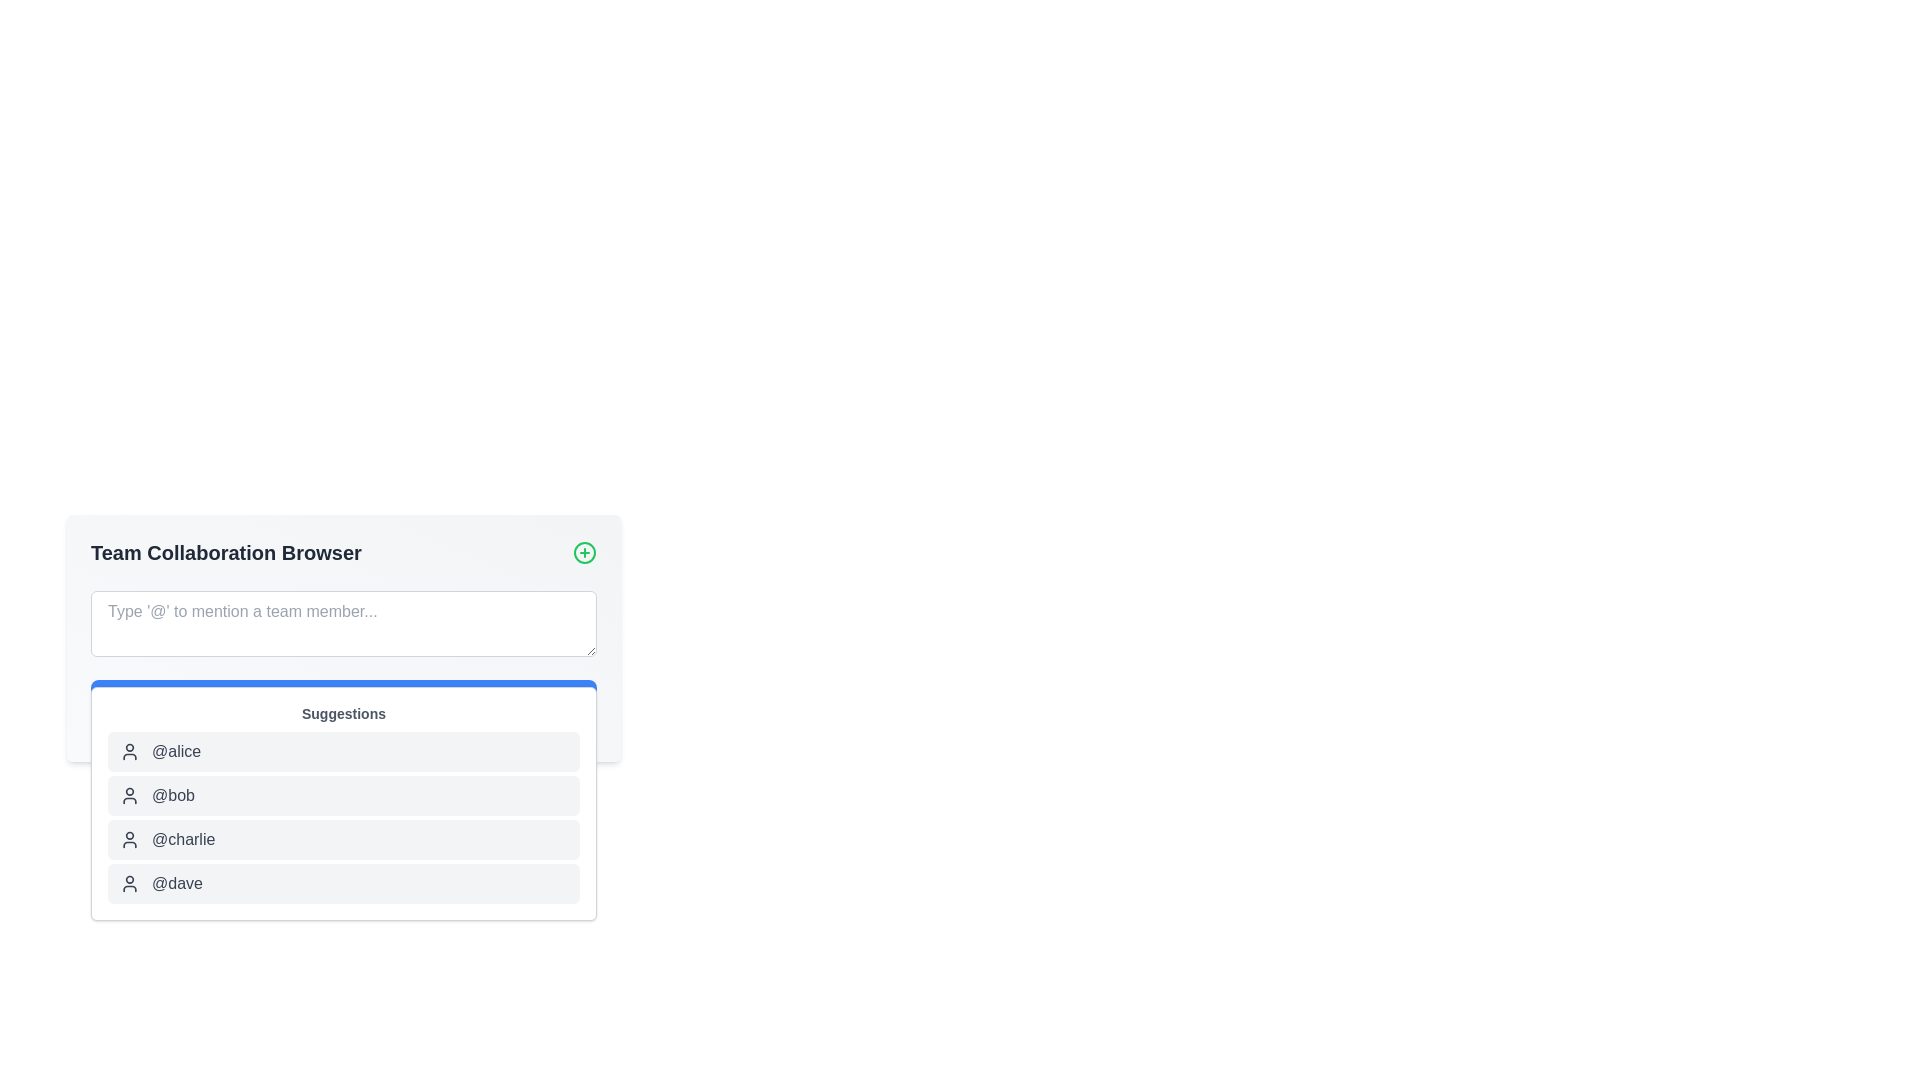 Image resolution: width=1920 pixels, height=1080 pixels. Describe the element at coordinates (183, 840) in the screenshot. I see `the selectable option for mentioning the user 'charlie' in the suggestions list, which is the third item located under the 'Suggestions' header, positioned between '@bob' and '@dave'` at that location.